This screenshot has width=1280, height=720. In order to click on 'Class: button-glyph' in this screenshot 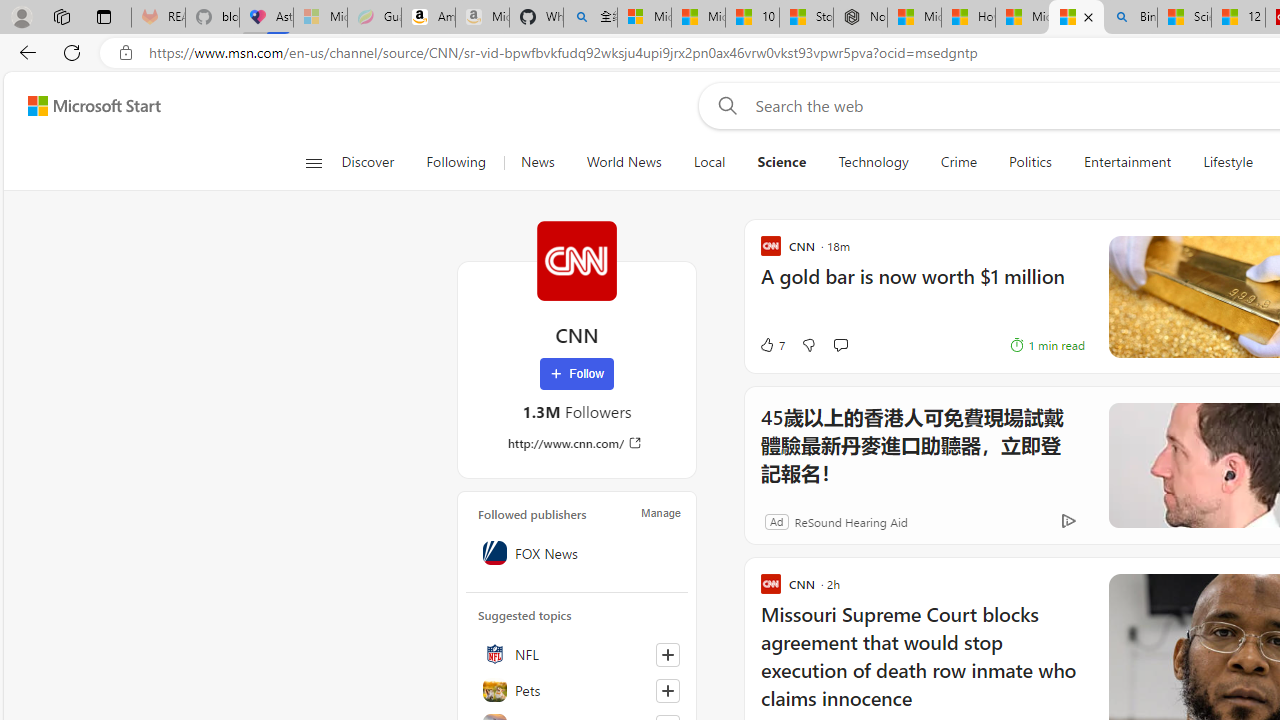, I will do `click(312, 162)`.